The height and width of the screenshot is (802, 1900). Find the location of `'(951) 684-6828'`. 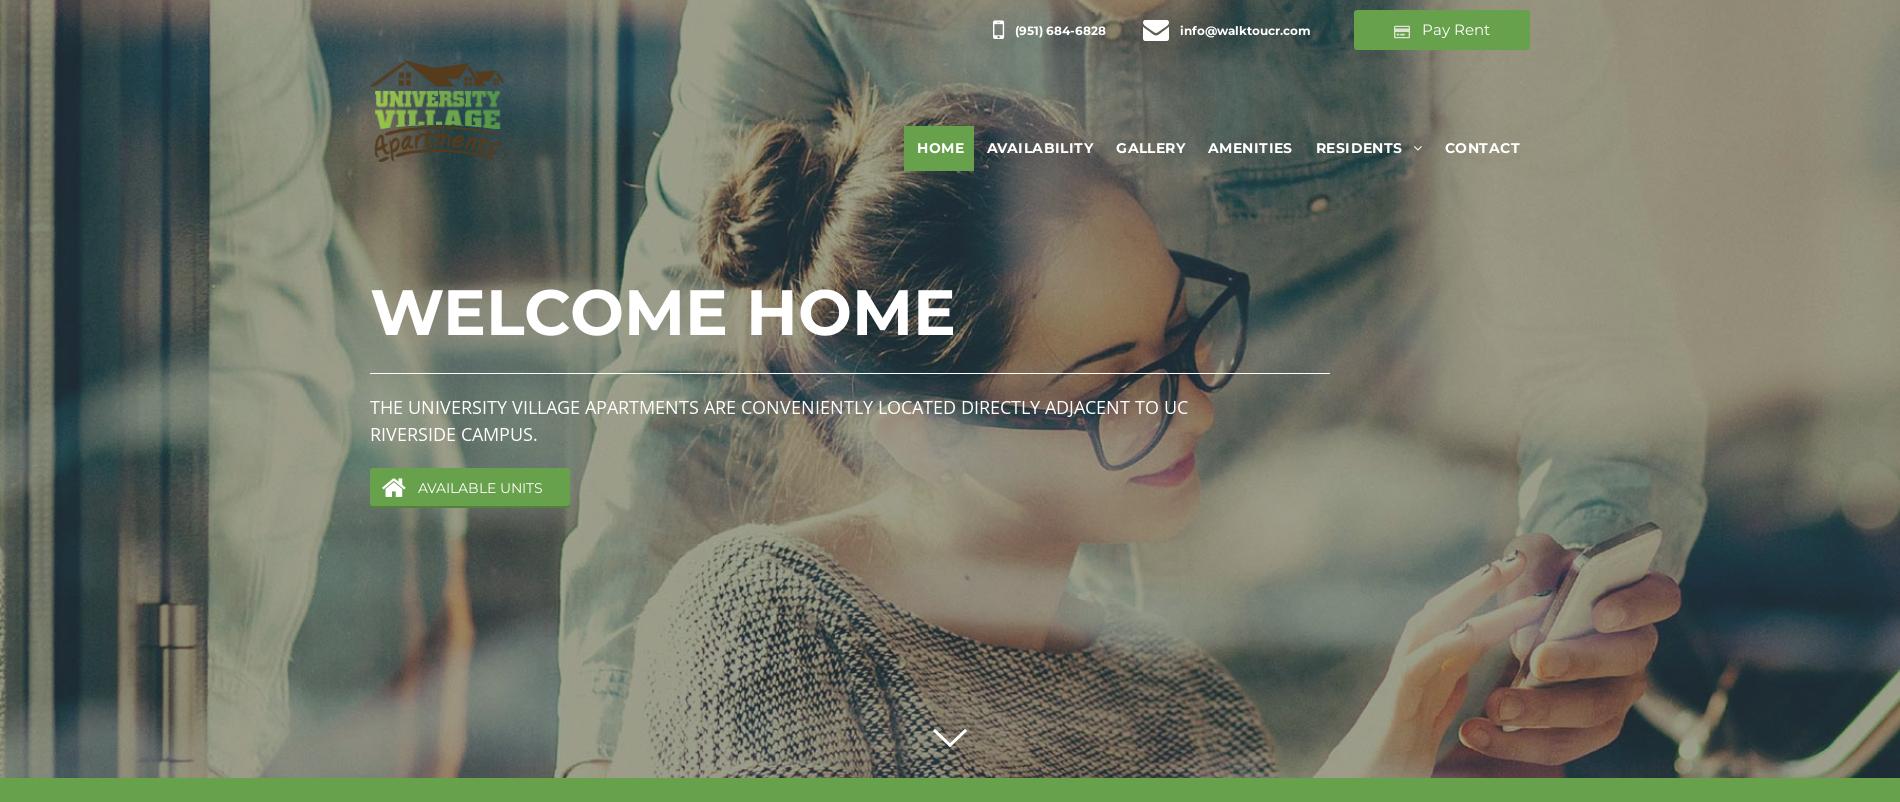

'(951) 684-6828' is located at coordinates (1060, 29).